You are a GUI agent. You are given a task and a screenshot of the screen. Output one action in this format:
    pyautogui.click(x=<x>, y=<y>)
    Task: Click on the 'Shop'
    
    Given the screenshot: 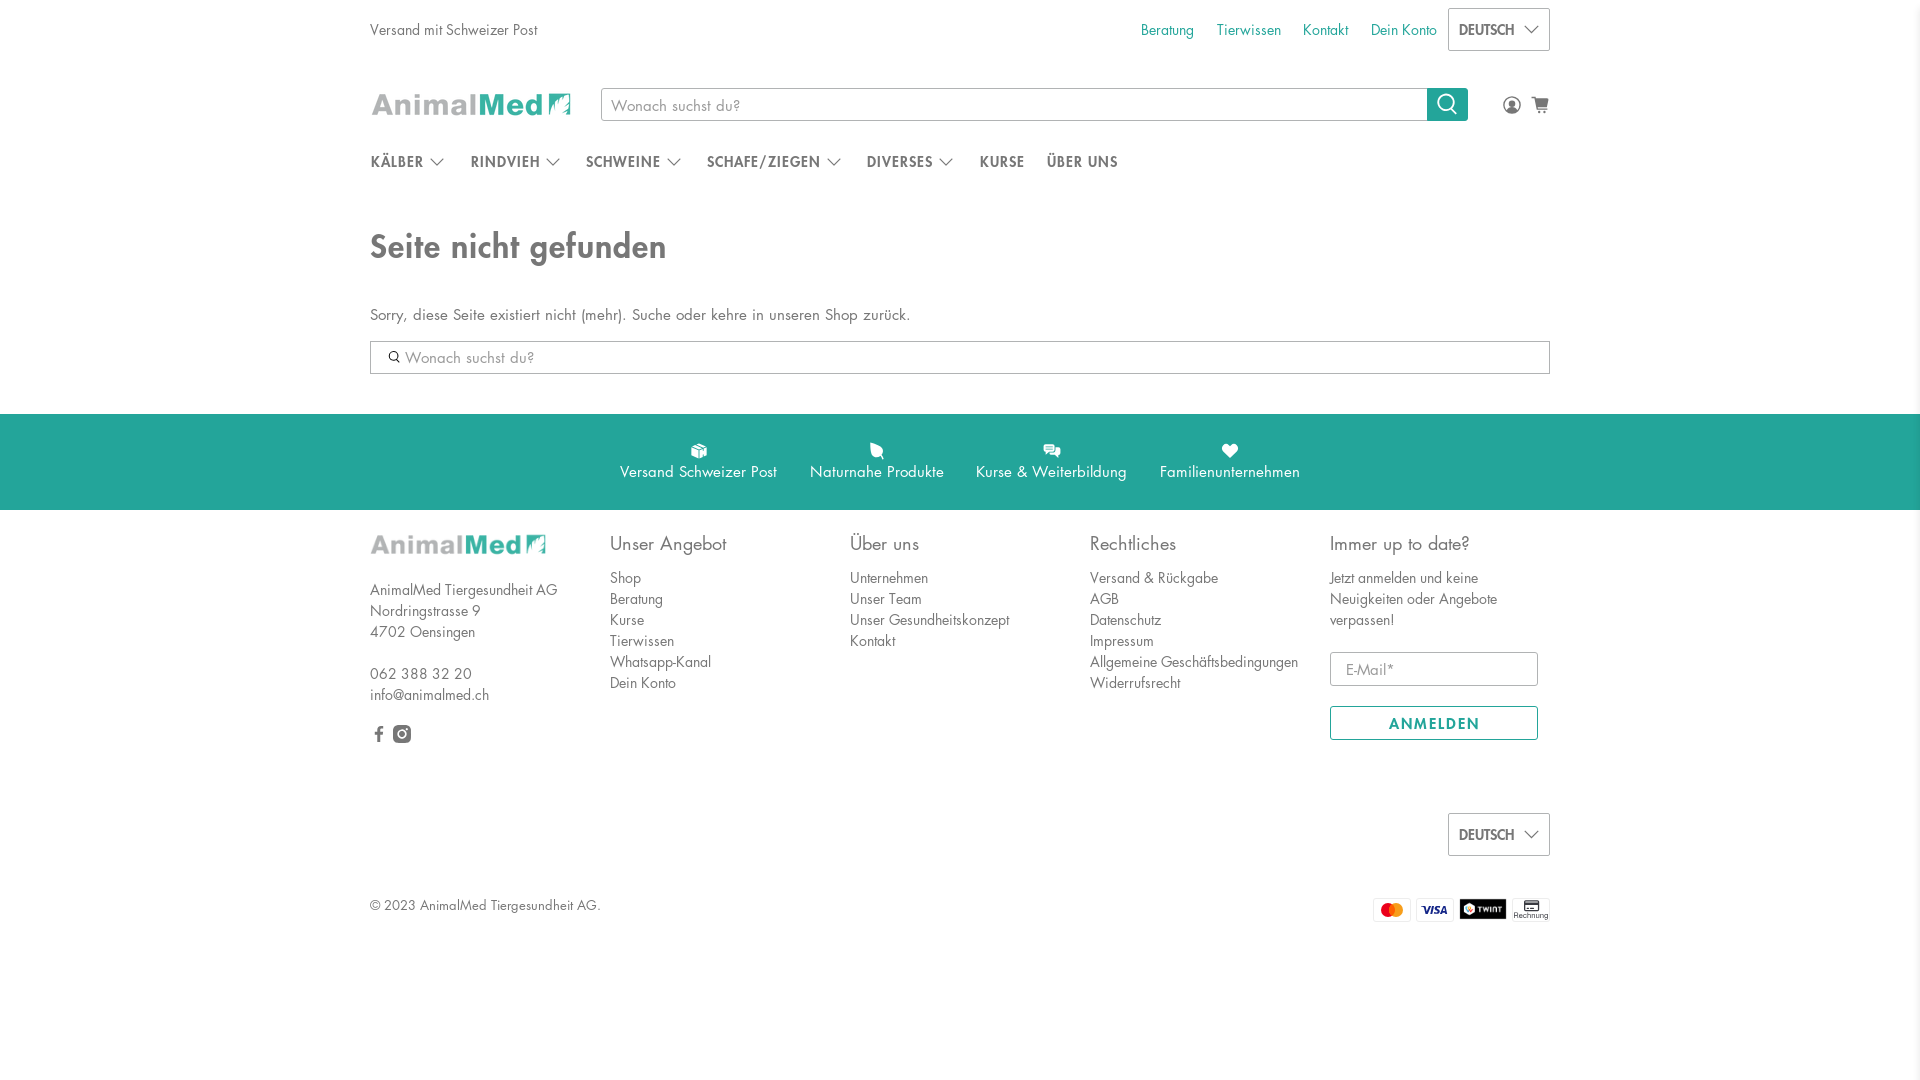 What is the action you would take?
    pyautogui.click(x=624, y=577)
    